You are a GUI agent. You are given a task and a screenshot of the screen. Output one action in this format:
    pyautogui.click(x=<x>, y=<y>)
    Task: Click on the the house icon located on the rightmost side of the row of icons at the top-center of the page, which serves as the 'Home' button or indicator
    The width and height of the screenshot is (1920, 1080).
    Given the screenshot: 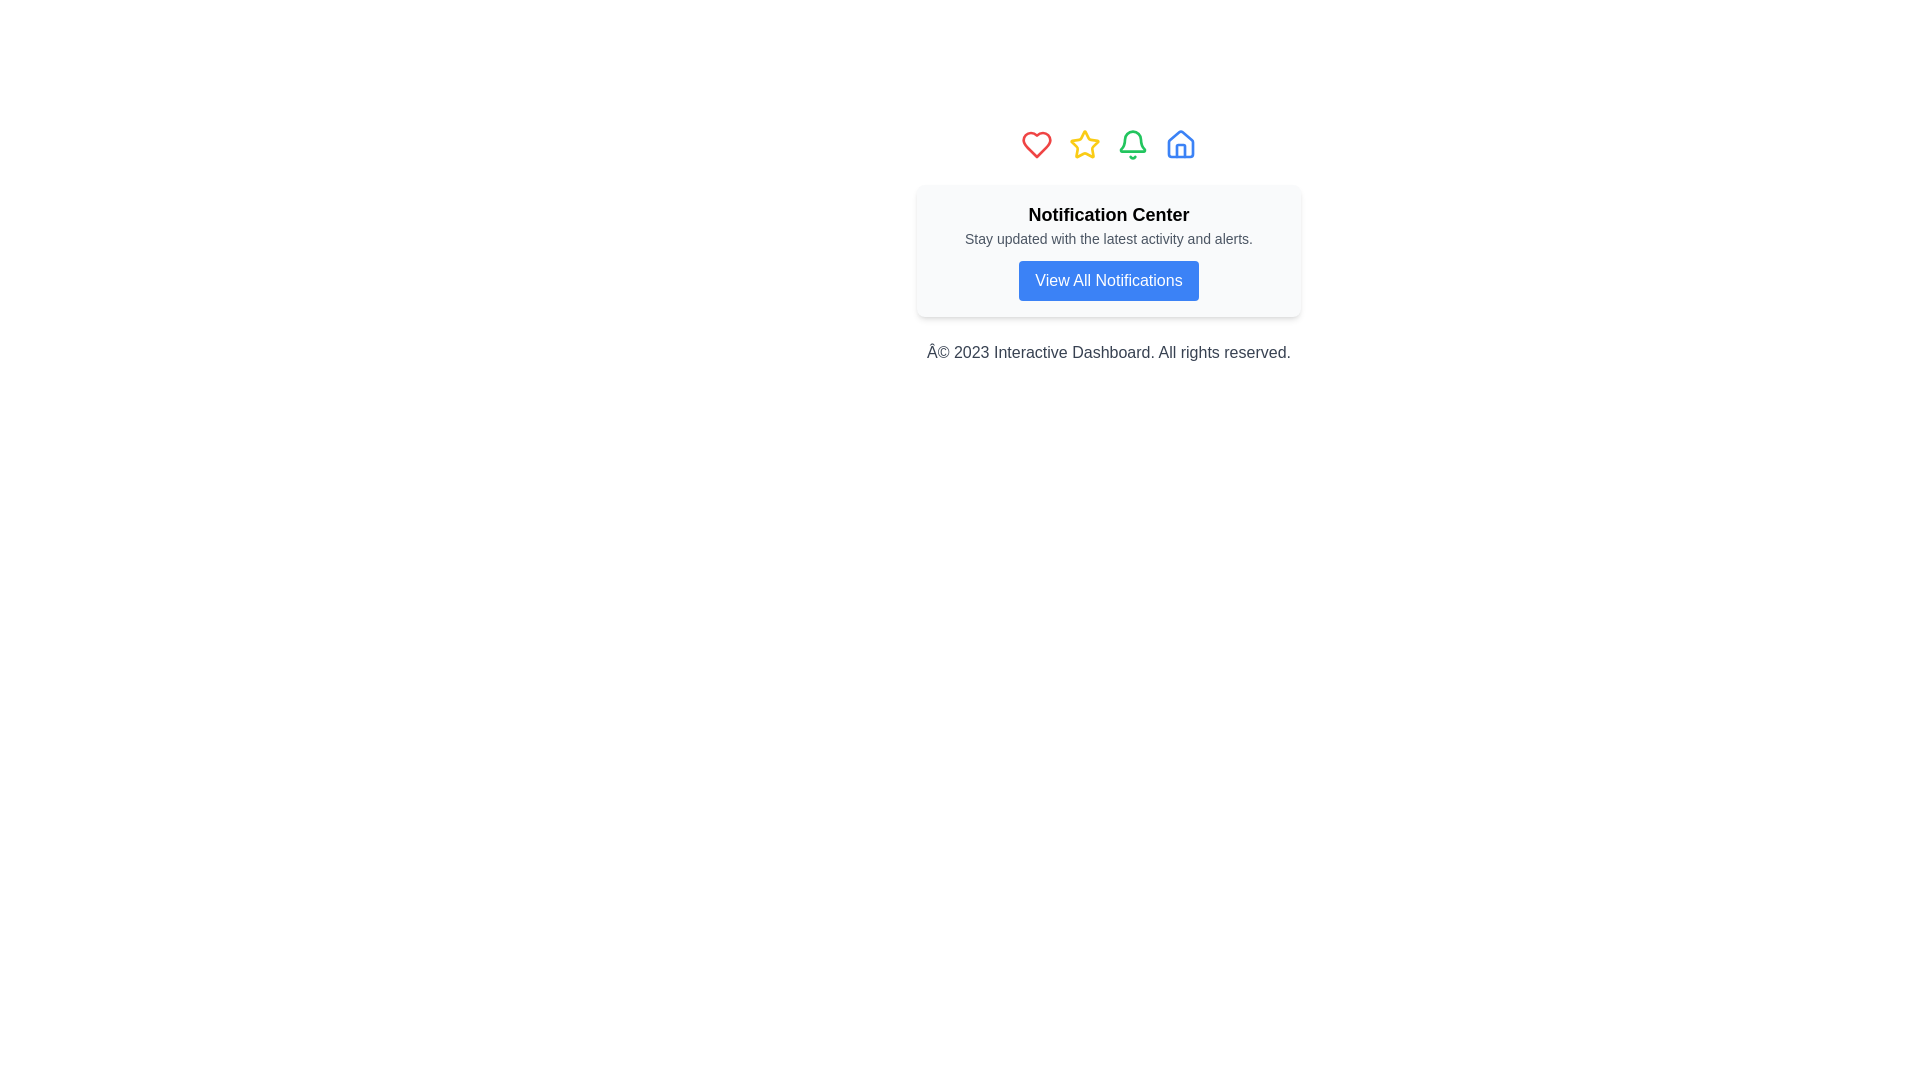 What is the action you would take?
    pyautogui.click(x=1180, y=142)
    